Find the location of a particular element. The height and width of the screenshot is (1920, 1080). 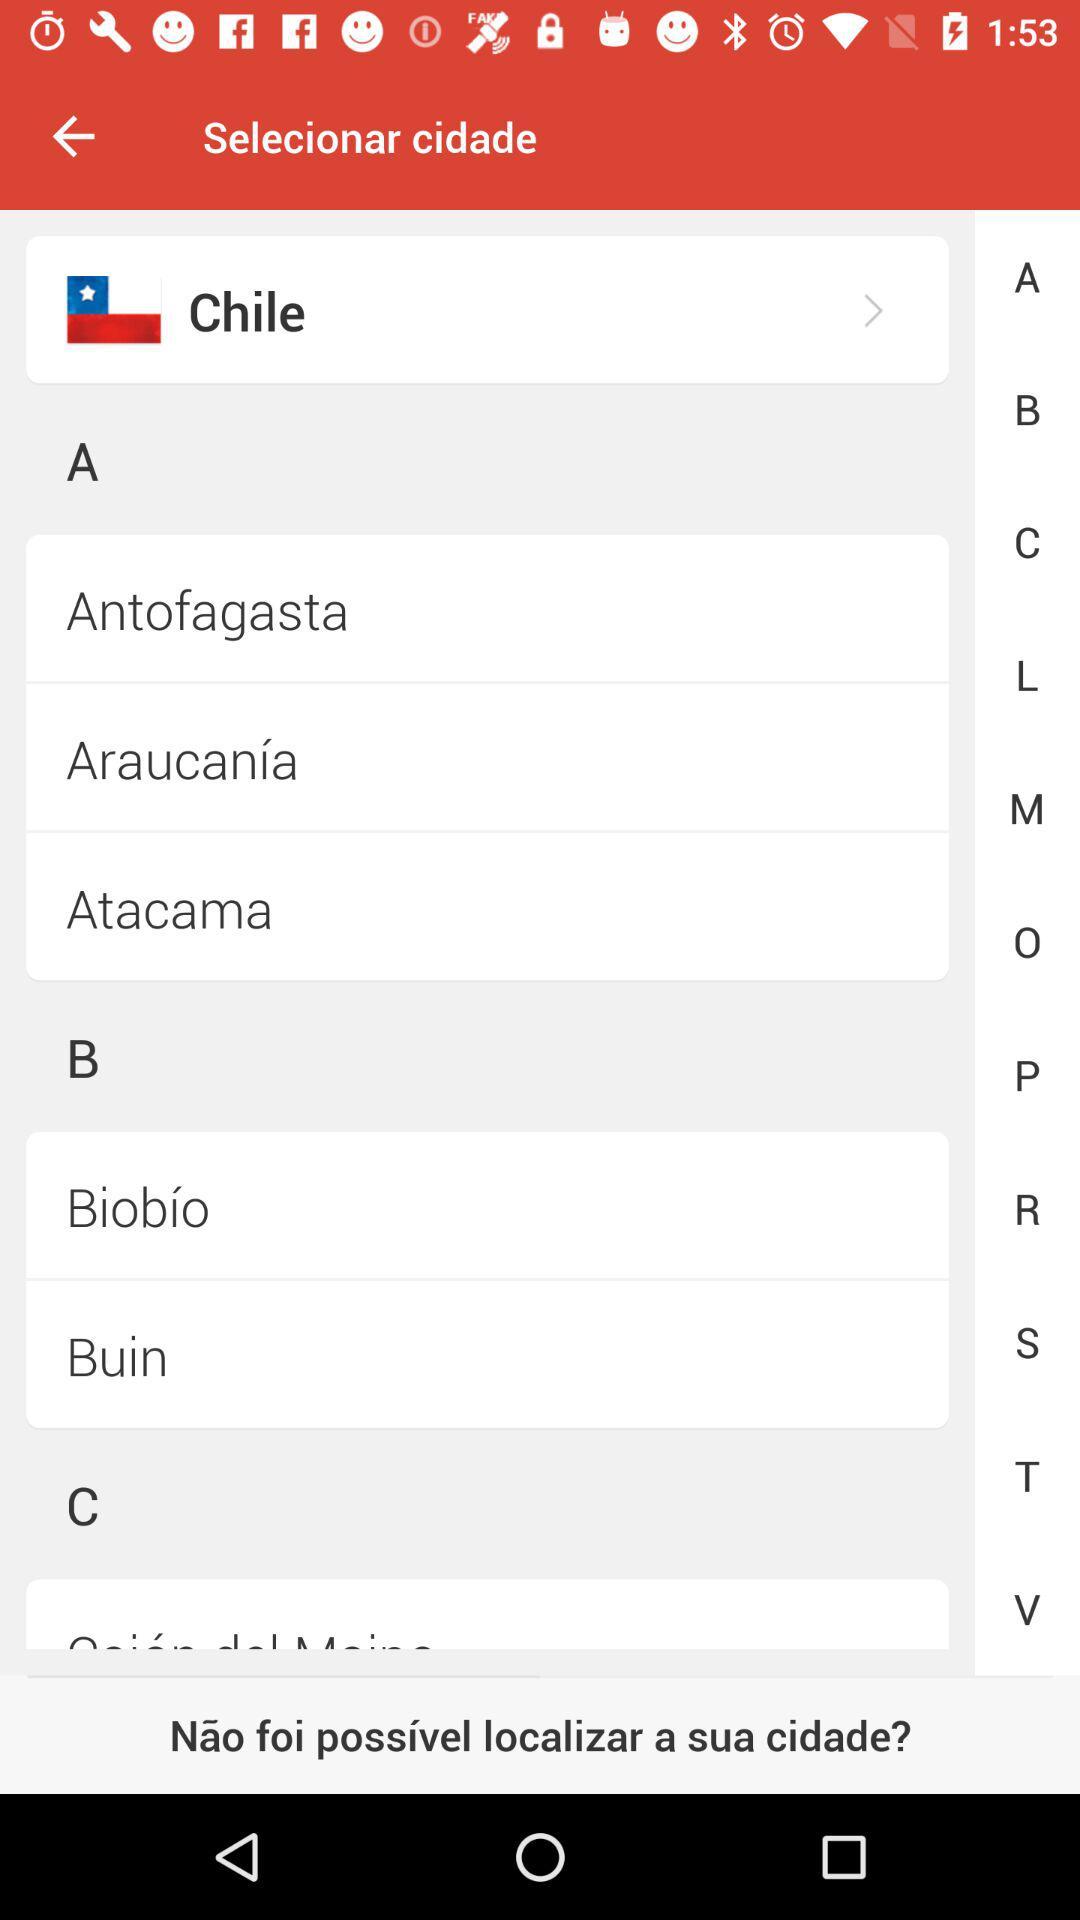

icon to the left of the m is located at coordinates (487, 757).